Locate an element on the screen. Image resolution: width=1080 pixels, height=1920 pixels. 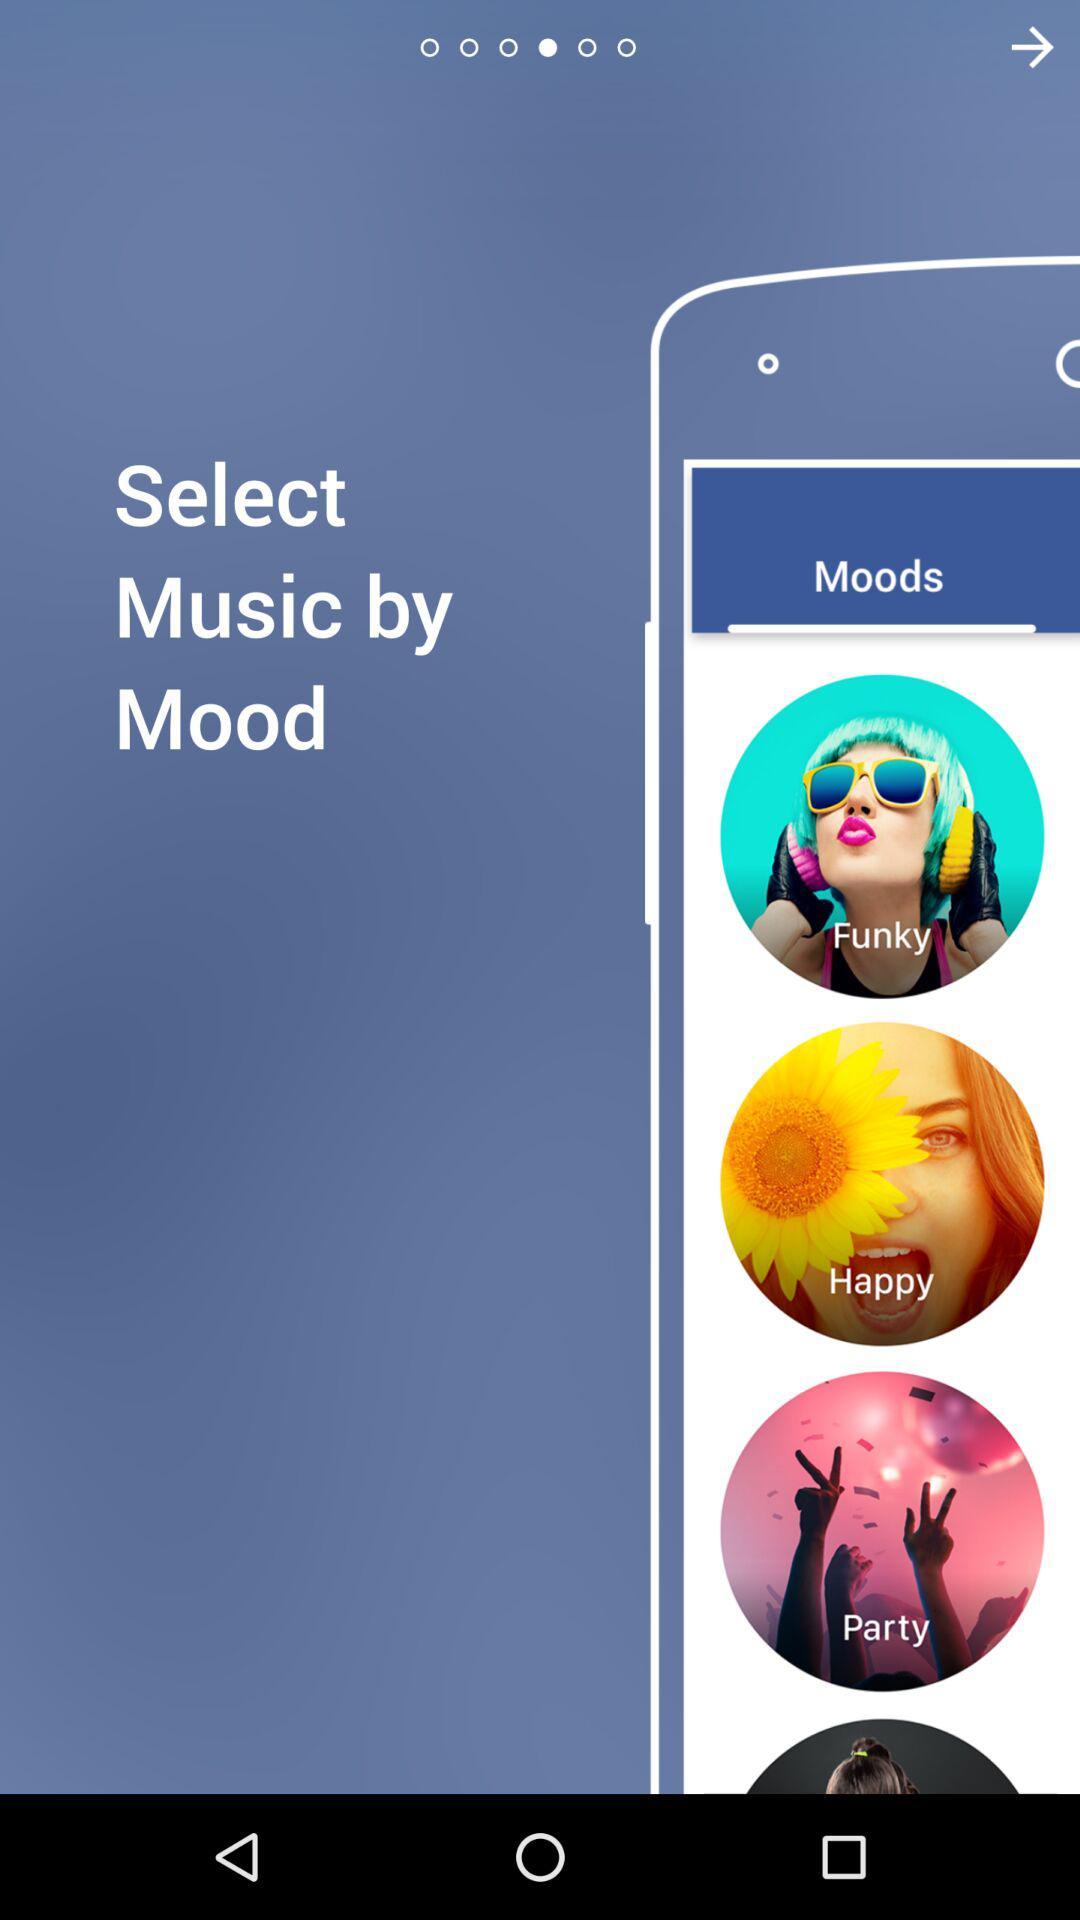
next page is located at coordinates (1019, 47).